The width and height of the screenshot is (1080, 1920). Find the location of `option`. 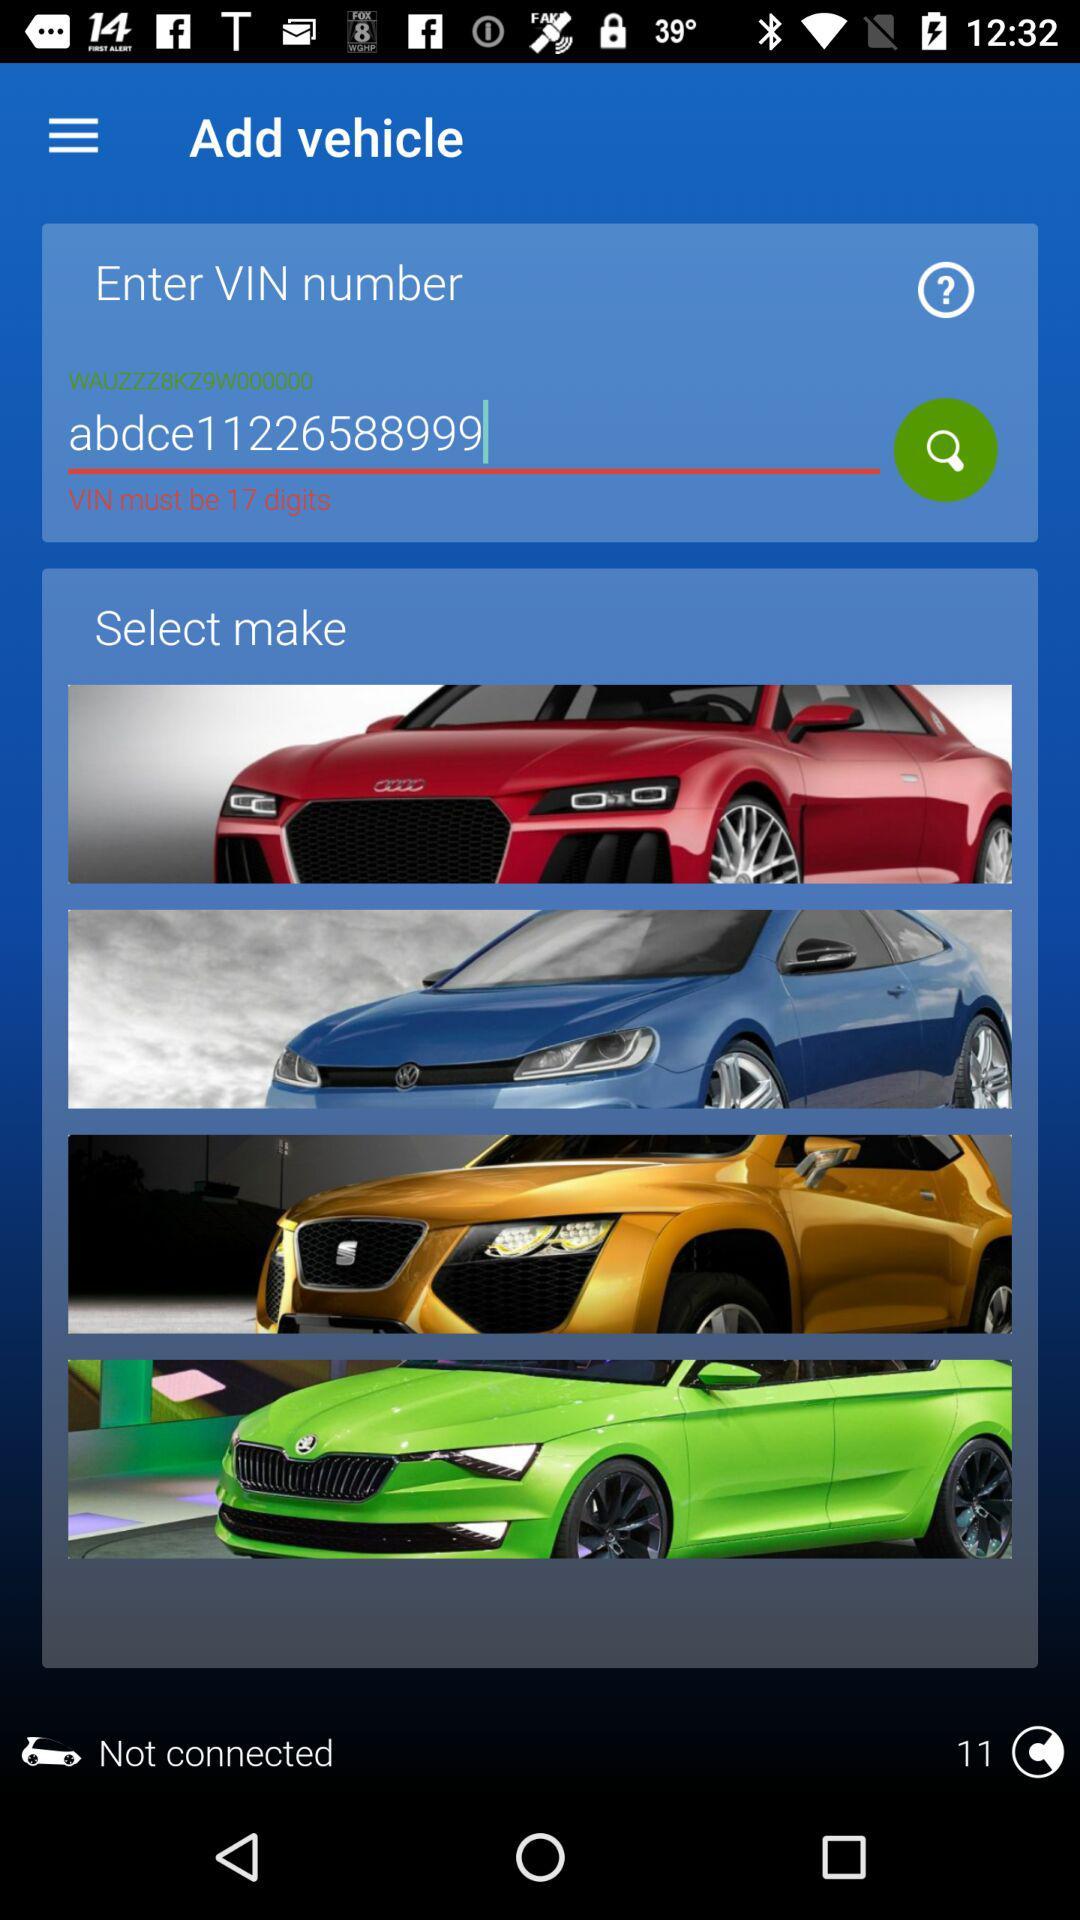

option is located at coordinates (540, 1233).